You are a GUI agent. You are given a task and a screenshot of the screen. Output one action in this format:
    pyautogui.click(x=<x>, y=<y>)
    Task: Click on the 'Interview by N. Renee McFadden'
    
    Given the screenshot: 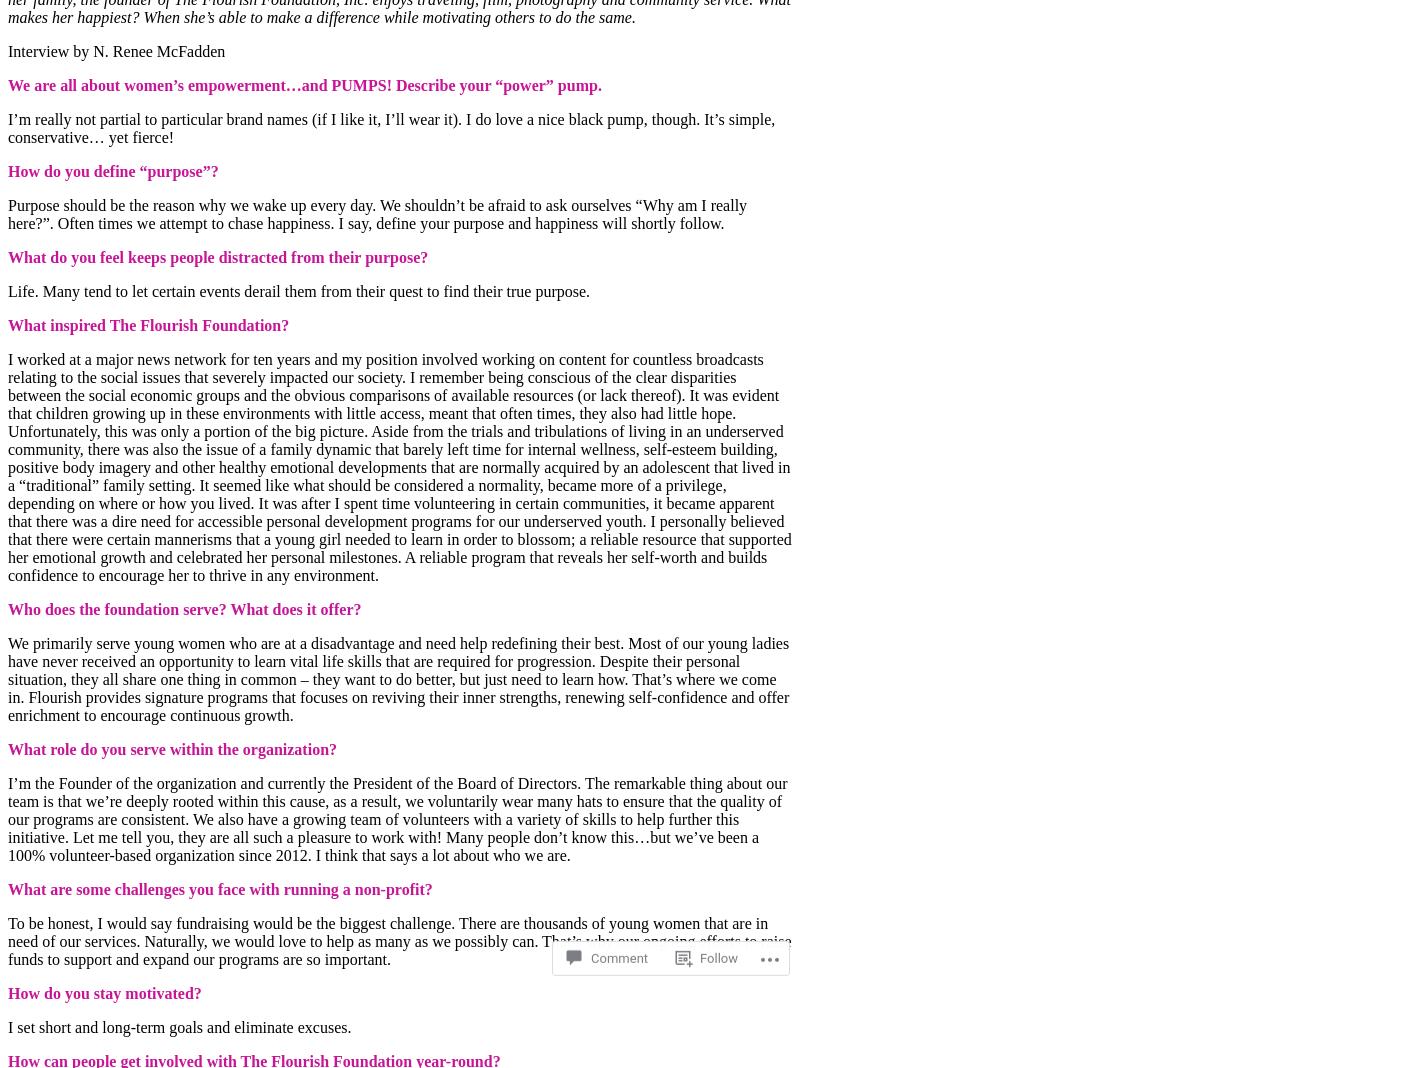 What is the action you would take?
    pyautogui.click(x=116, y=49)
    